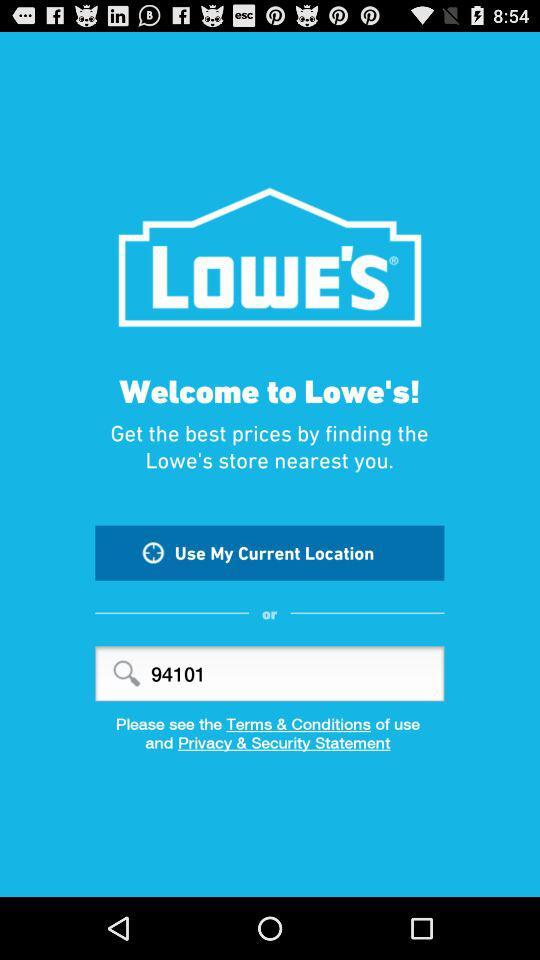 This screenshot has height=960, width=540. Describe the element at coordinates (270, 748) in the screenshot. I see `and privacy security item` at that location.